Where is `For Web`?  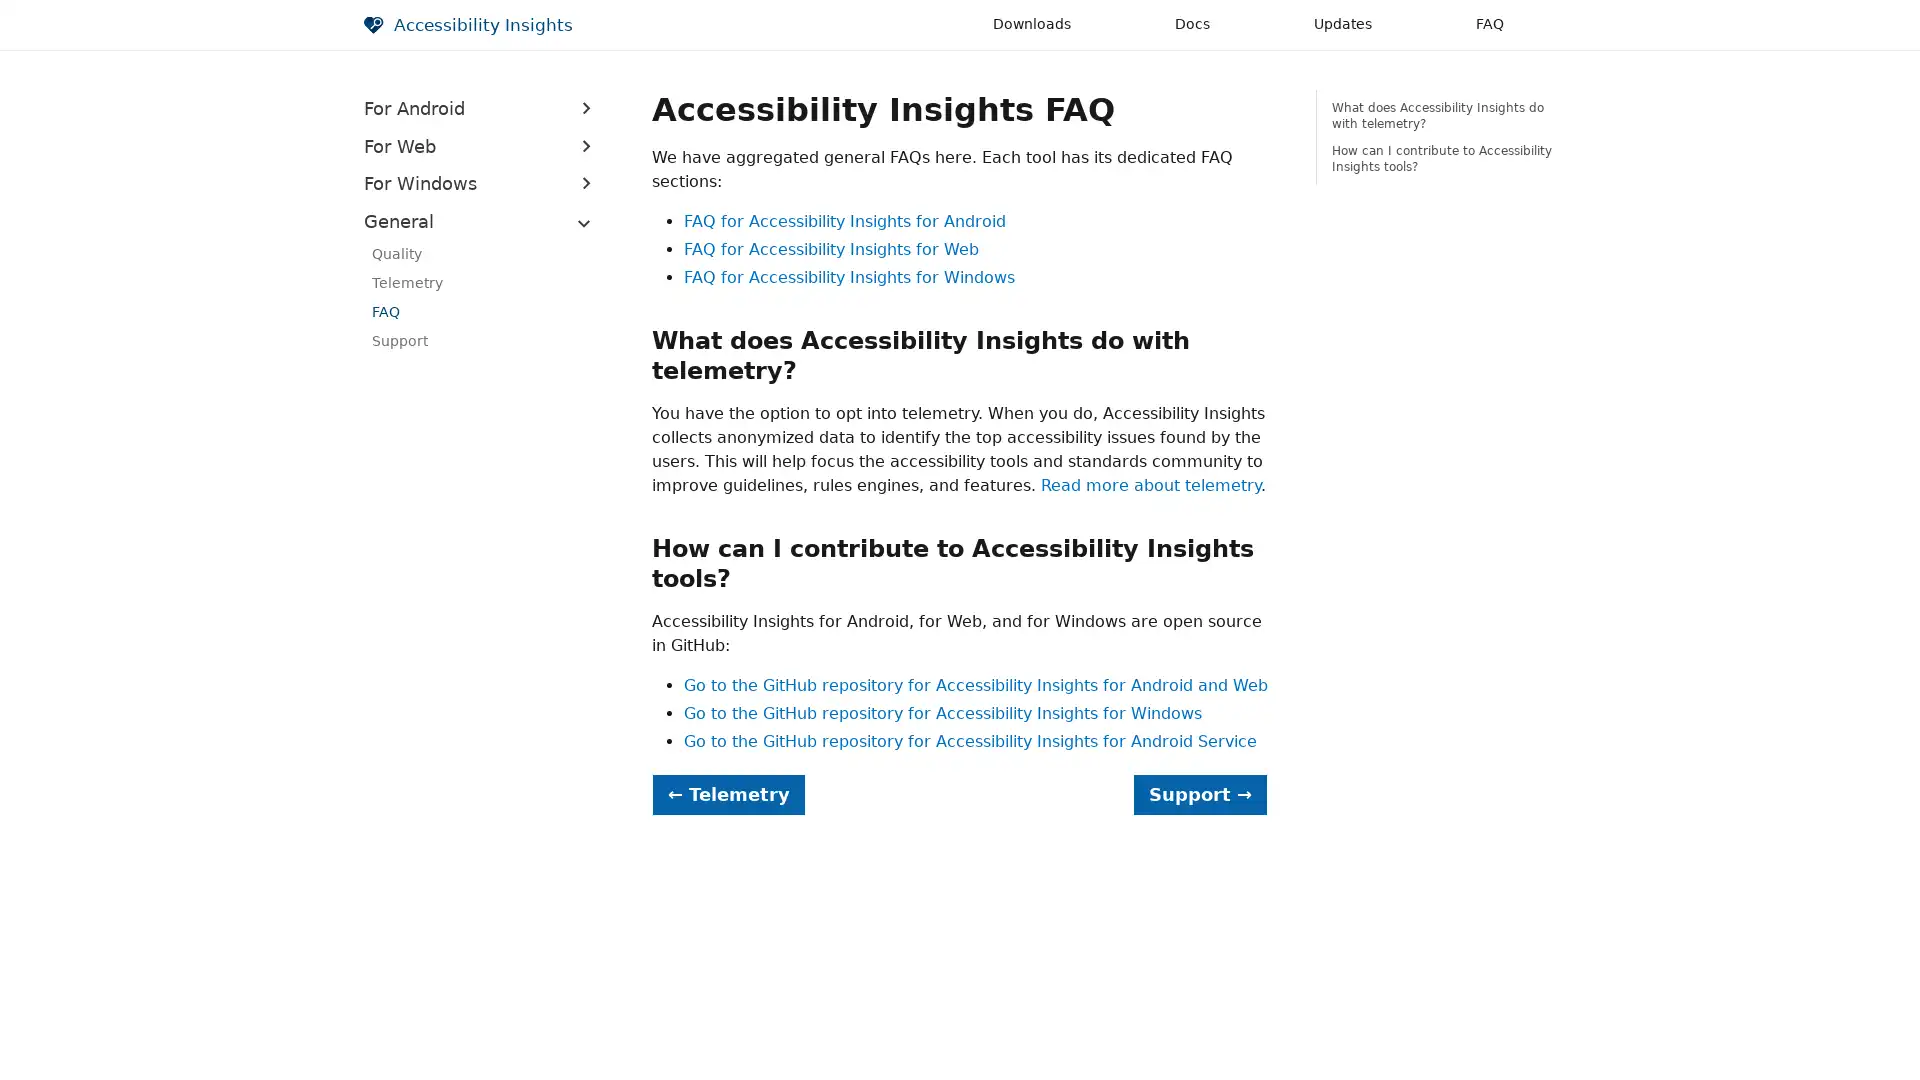
For Web is located at coordinates (484, 145).